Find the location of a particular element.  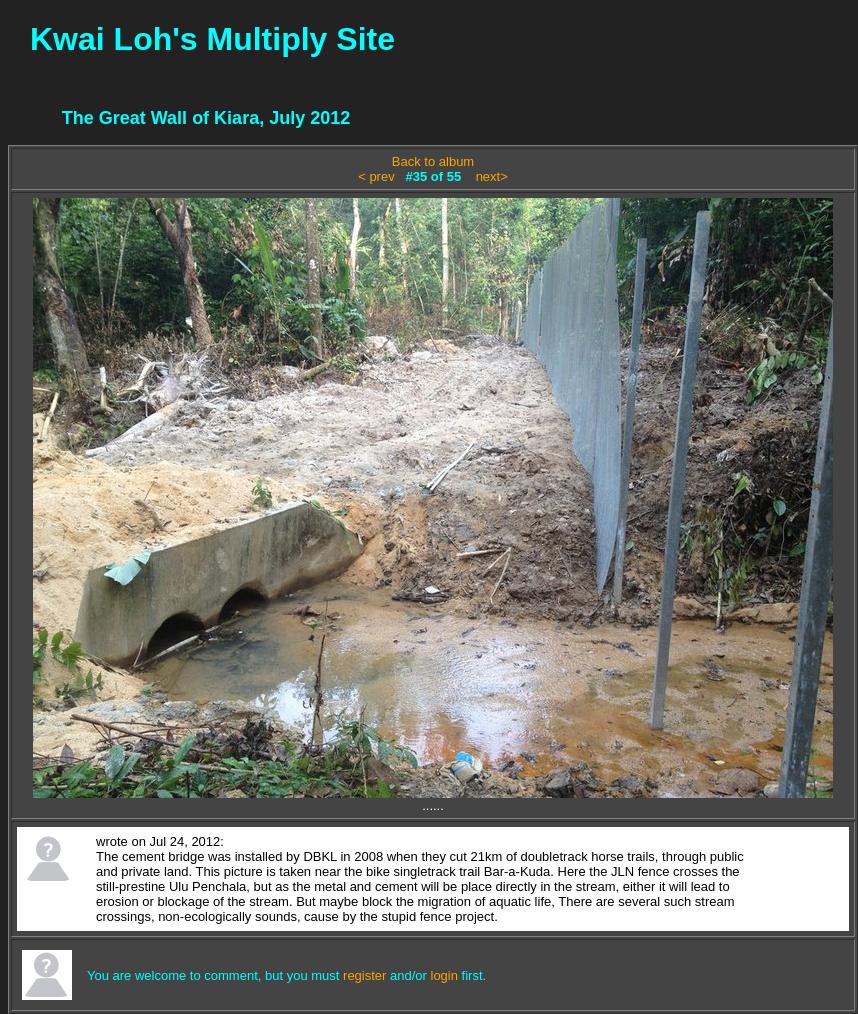

'and/or' is located at coordinates (406, 974).